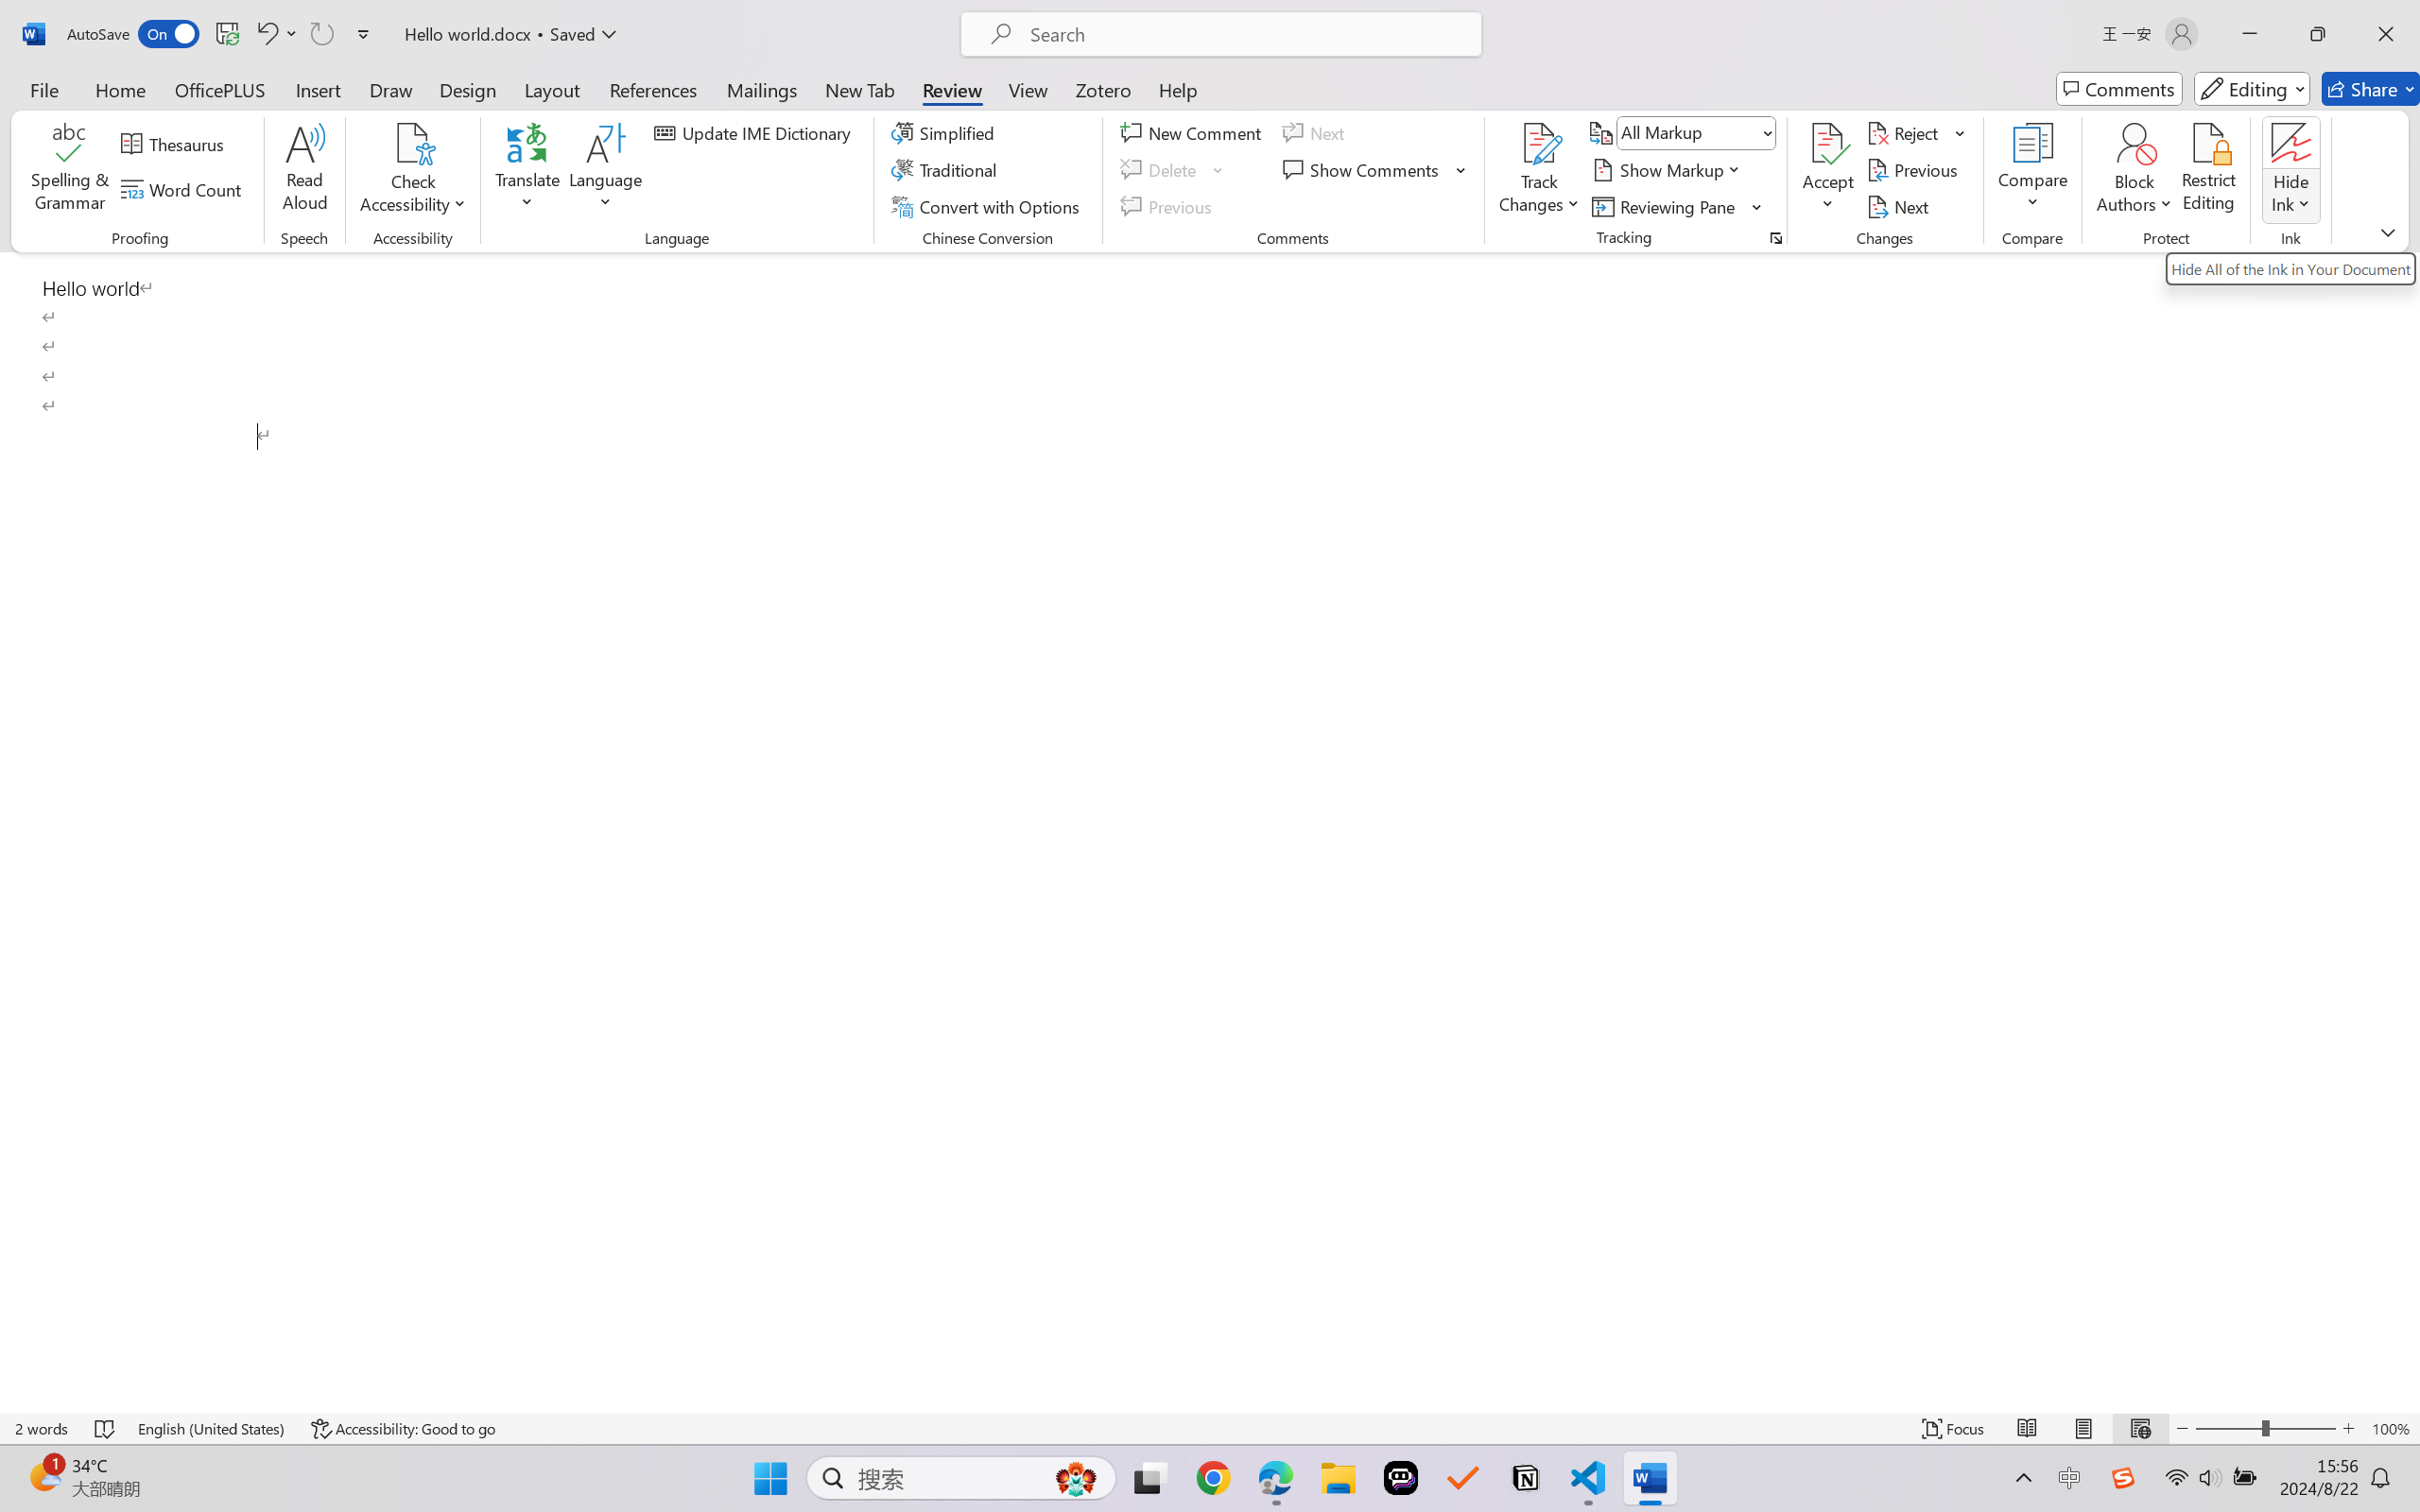 The image size is (2420, 1512). Describe the element at coordinates (274, 33) in the screenshot. I see `'Undo Click and Type Formatting'` at that location.